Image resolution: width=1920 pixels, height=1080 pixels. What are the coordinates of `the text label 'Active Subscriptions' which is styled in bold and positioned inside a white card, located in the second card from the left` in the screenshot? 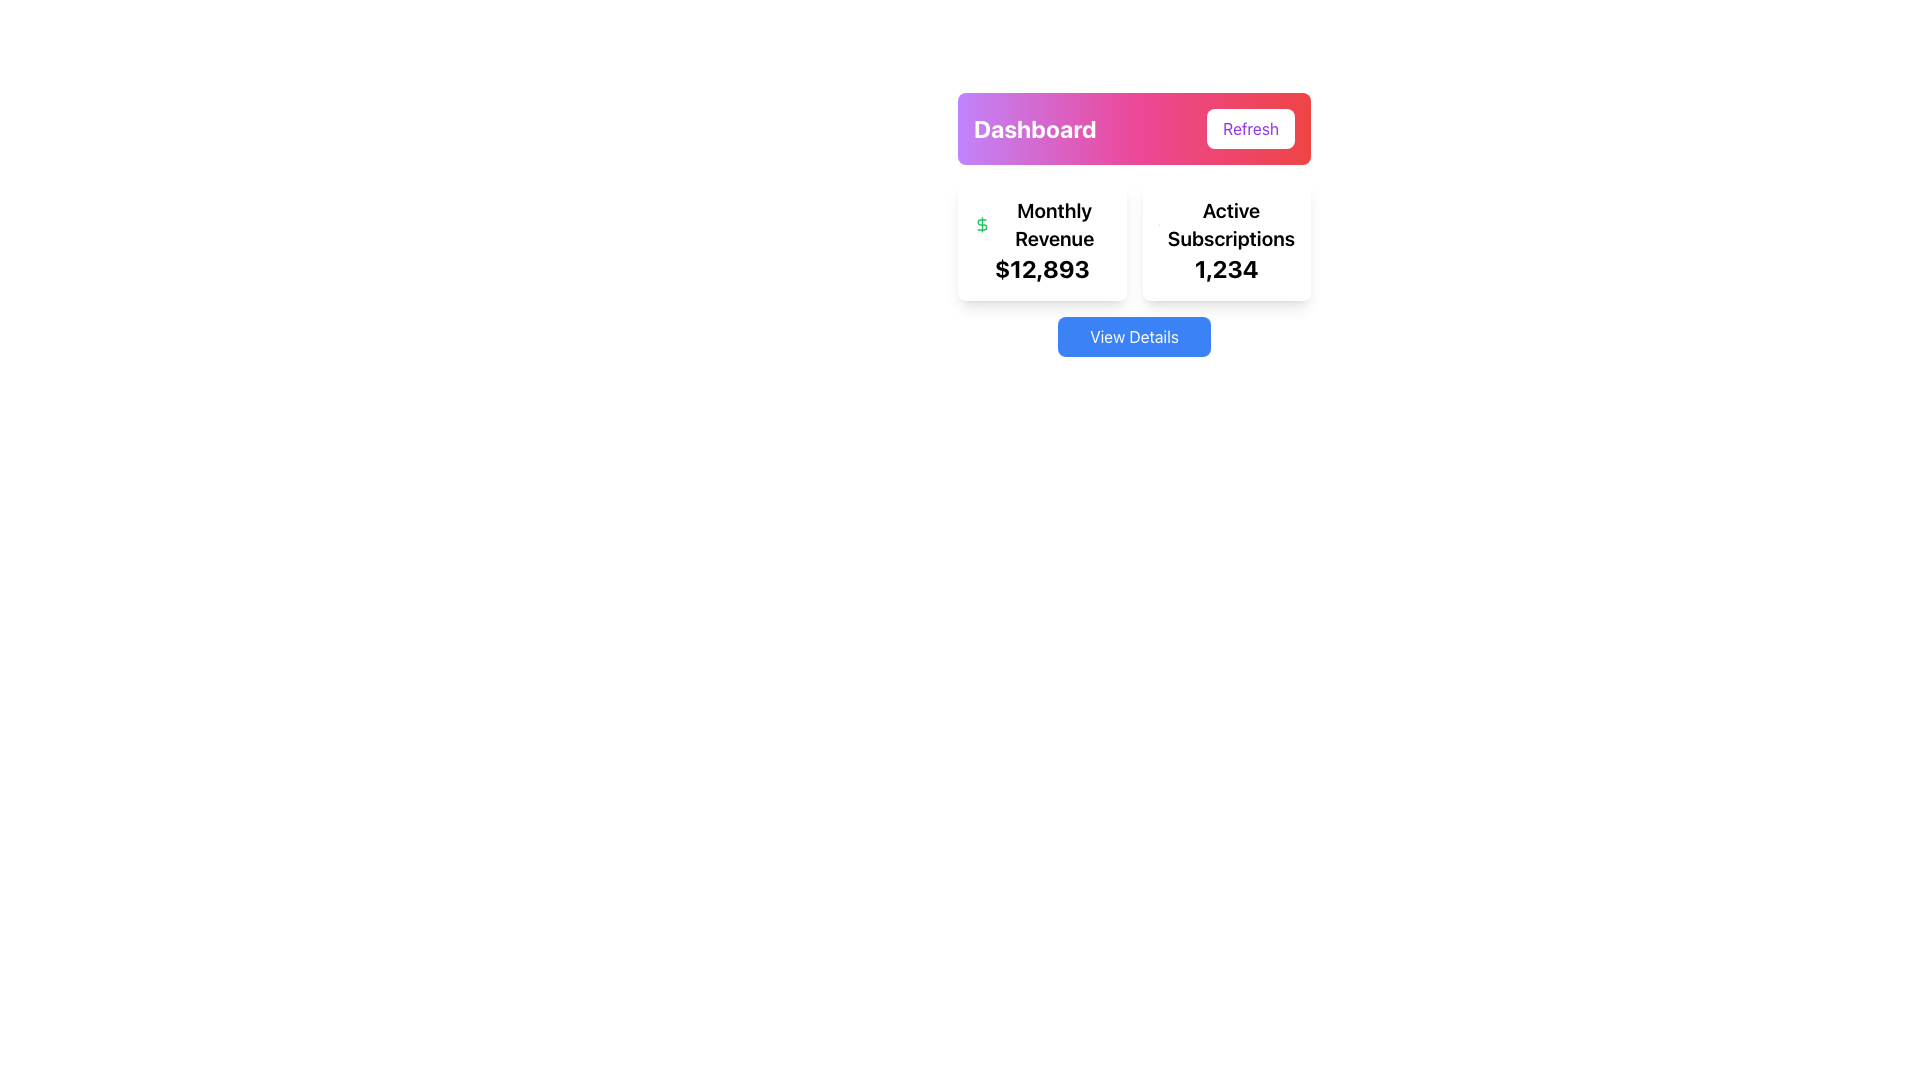 It's located at (1230, 224).